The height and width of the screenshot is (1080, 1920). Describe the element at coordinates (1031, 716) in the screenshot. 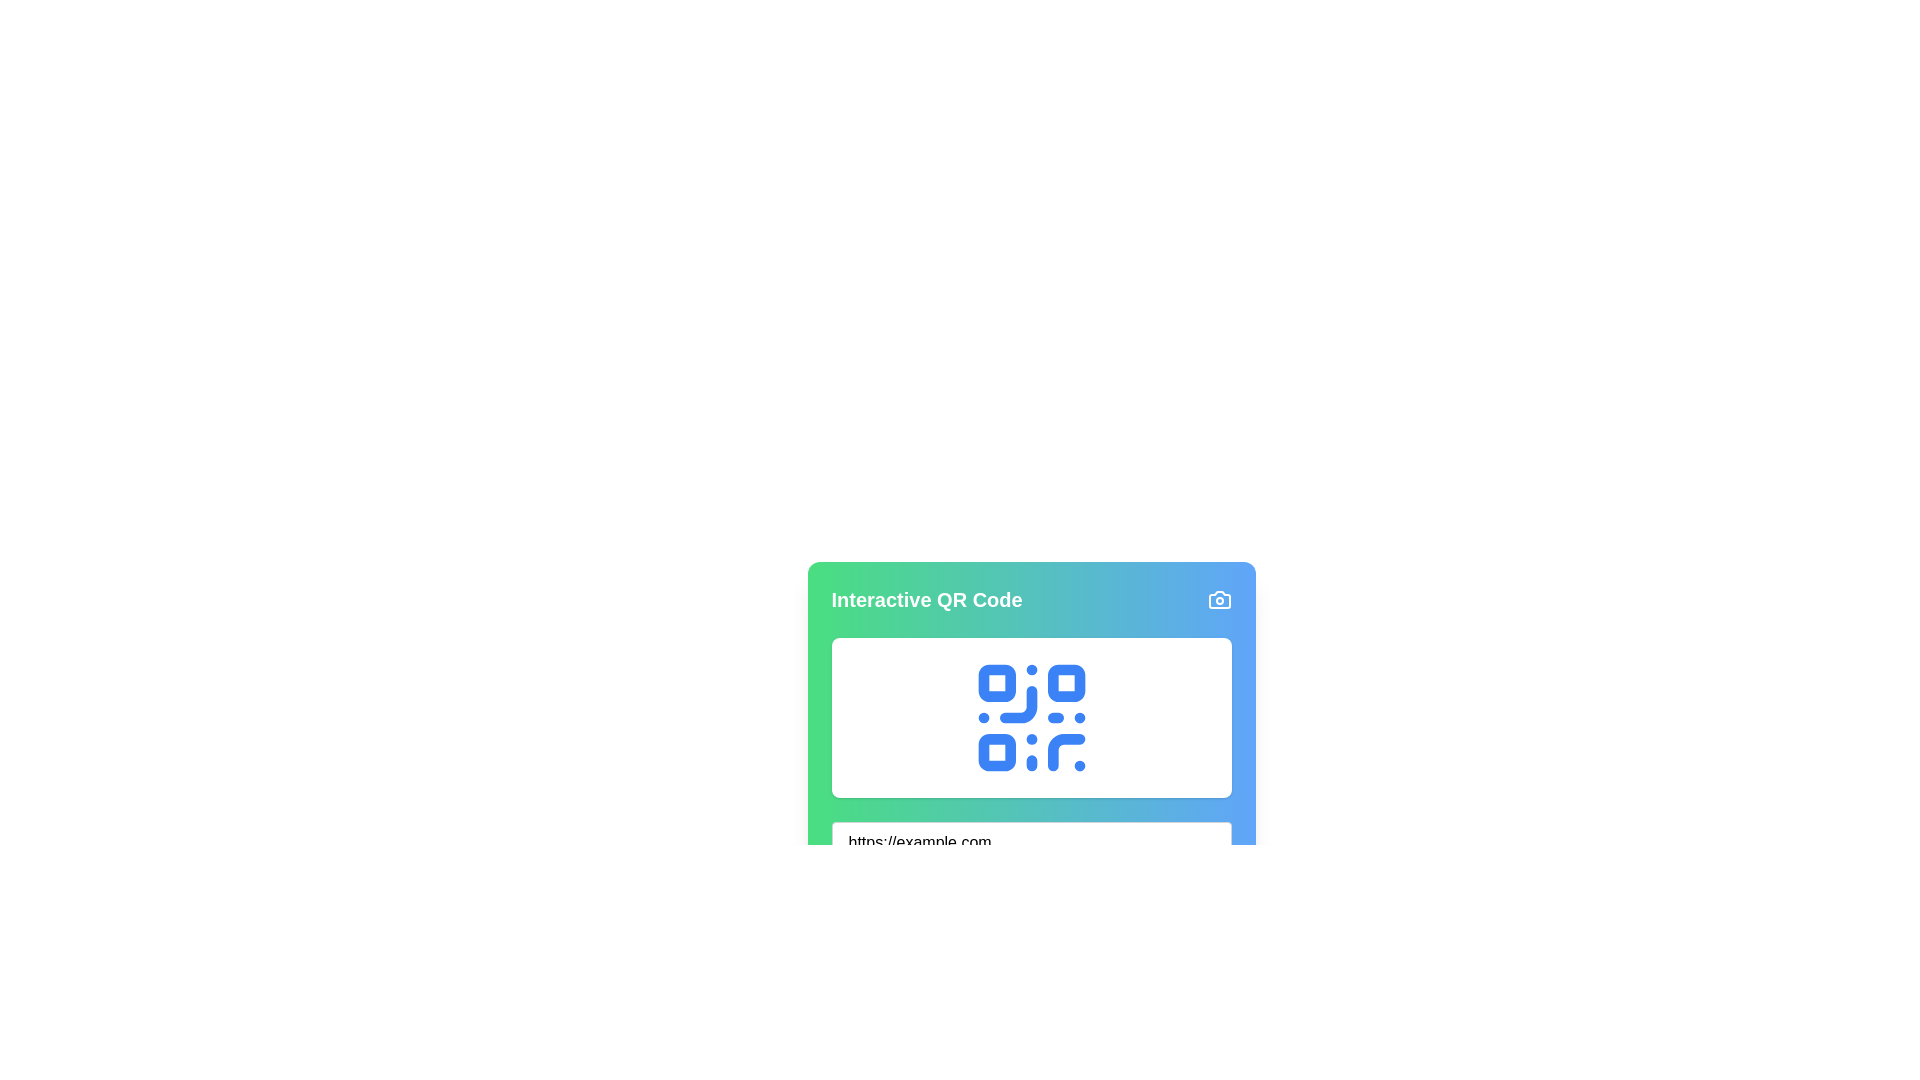

I see `the white rectangle with rounded corners containing the blue stylized QR code icon at its center, located within the 'Interactive QR Code' section` at that location.